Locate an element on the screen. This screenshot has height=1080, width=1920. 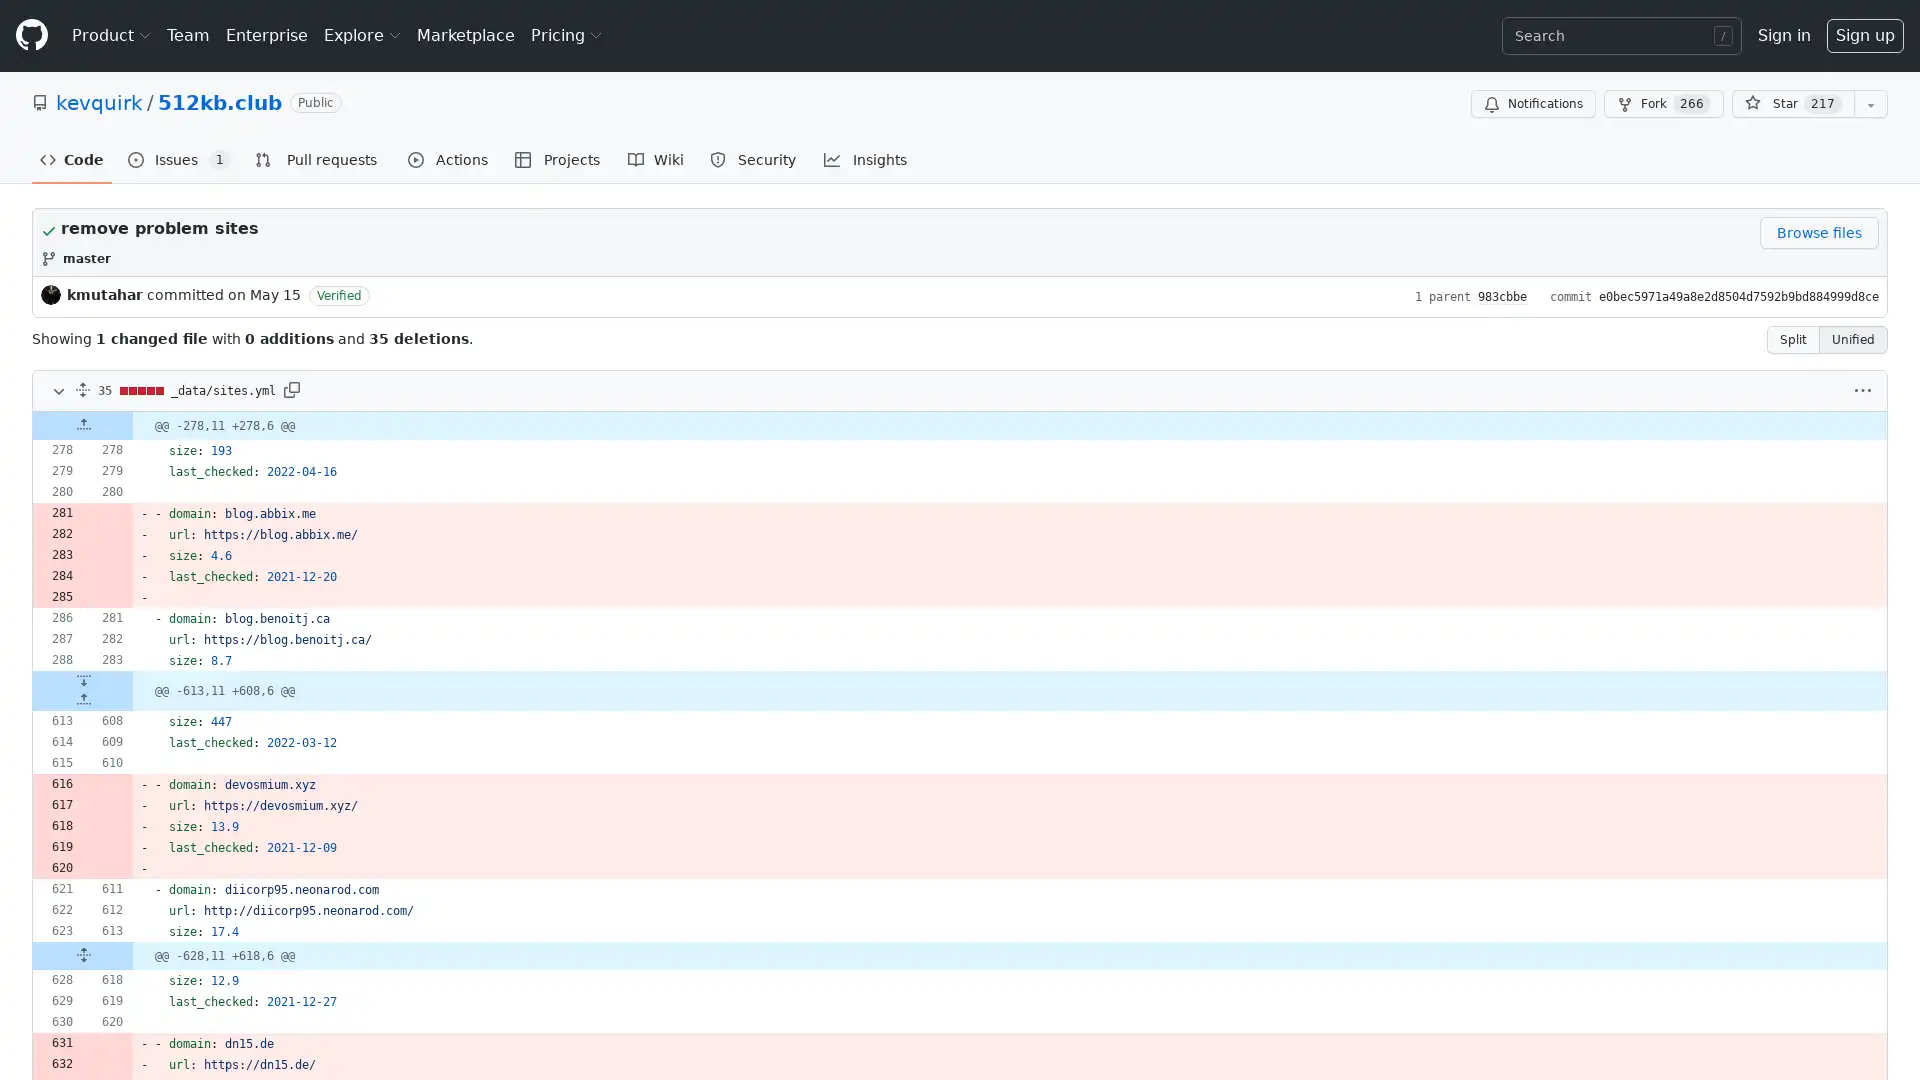
Unified is located at coordinates (1852, 338).